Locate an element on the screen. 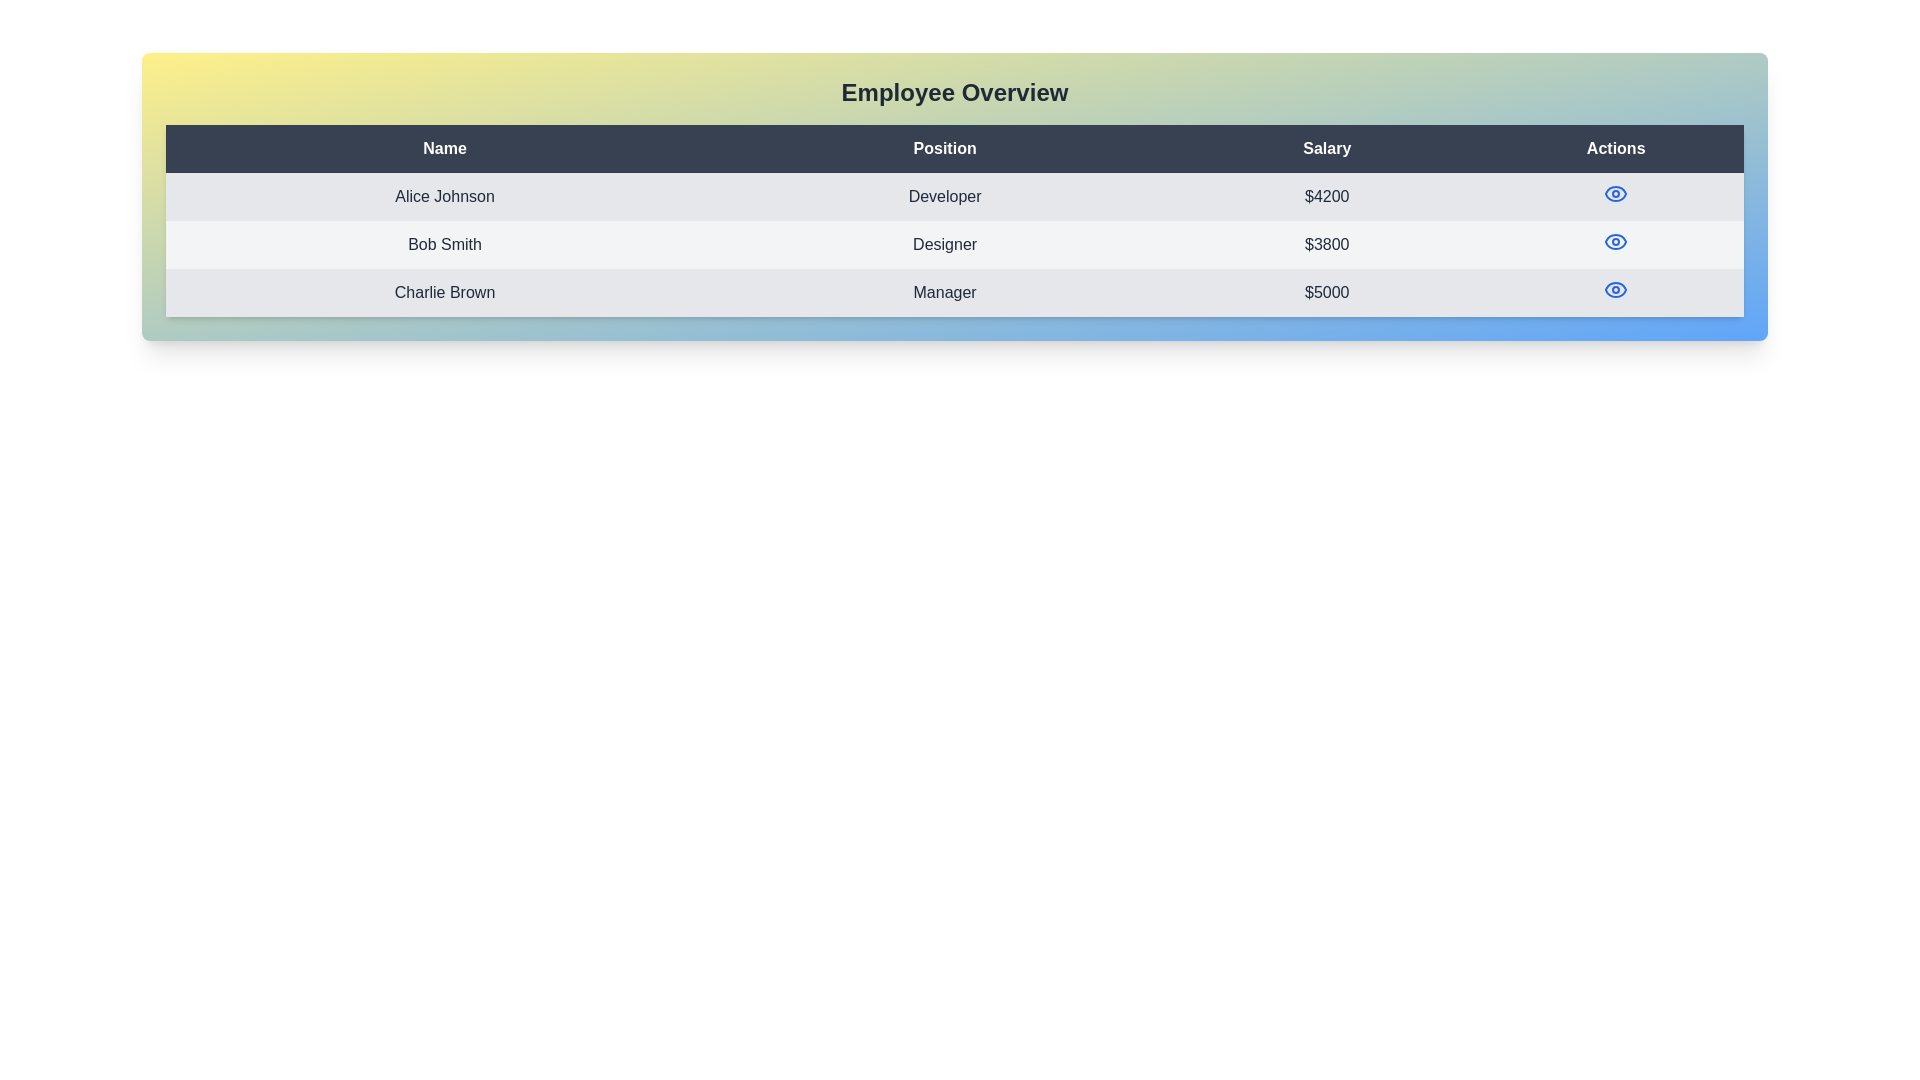 This screenshot has width=1920, height=1080. the blue eye icon button in the 'Actions' column of the row labeled 'Bob Smith' to observe the scaling effect is located at coordinates (1616, 240).